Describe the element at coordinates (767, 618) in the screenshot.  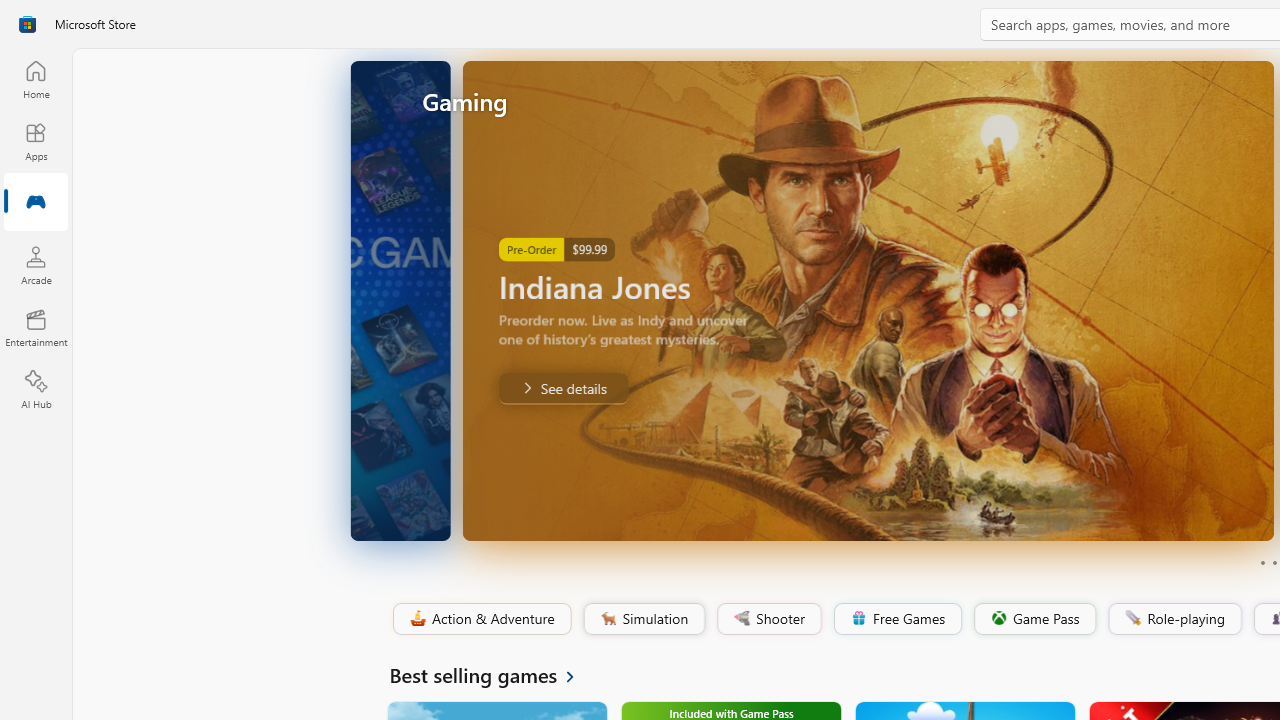
I see `'Shooter'` at that location.